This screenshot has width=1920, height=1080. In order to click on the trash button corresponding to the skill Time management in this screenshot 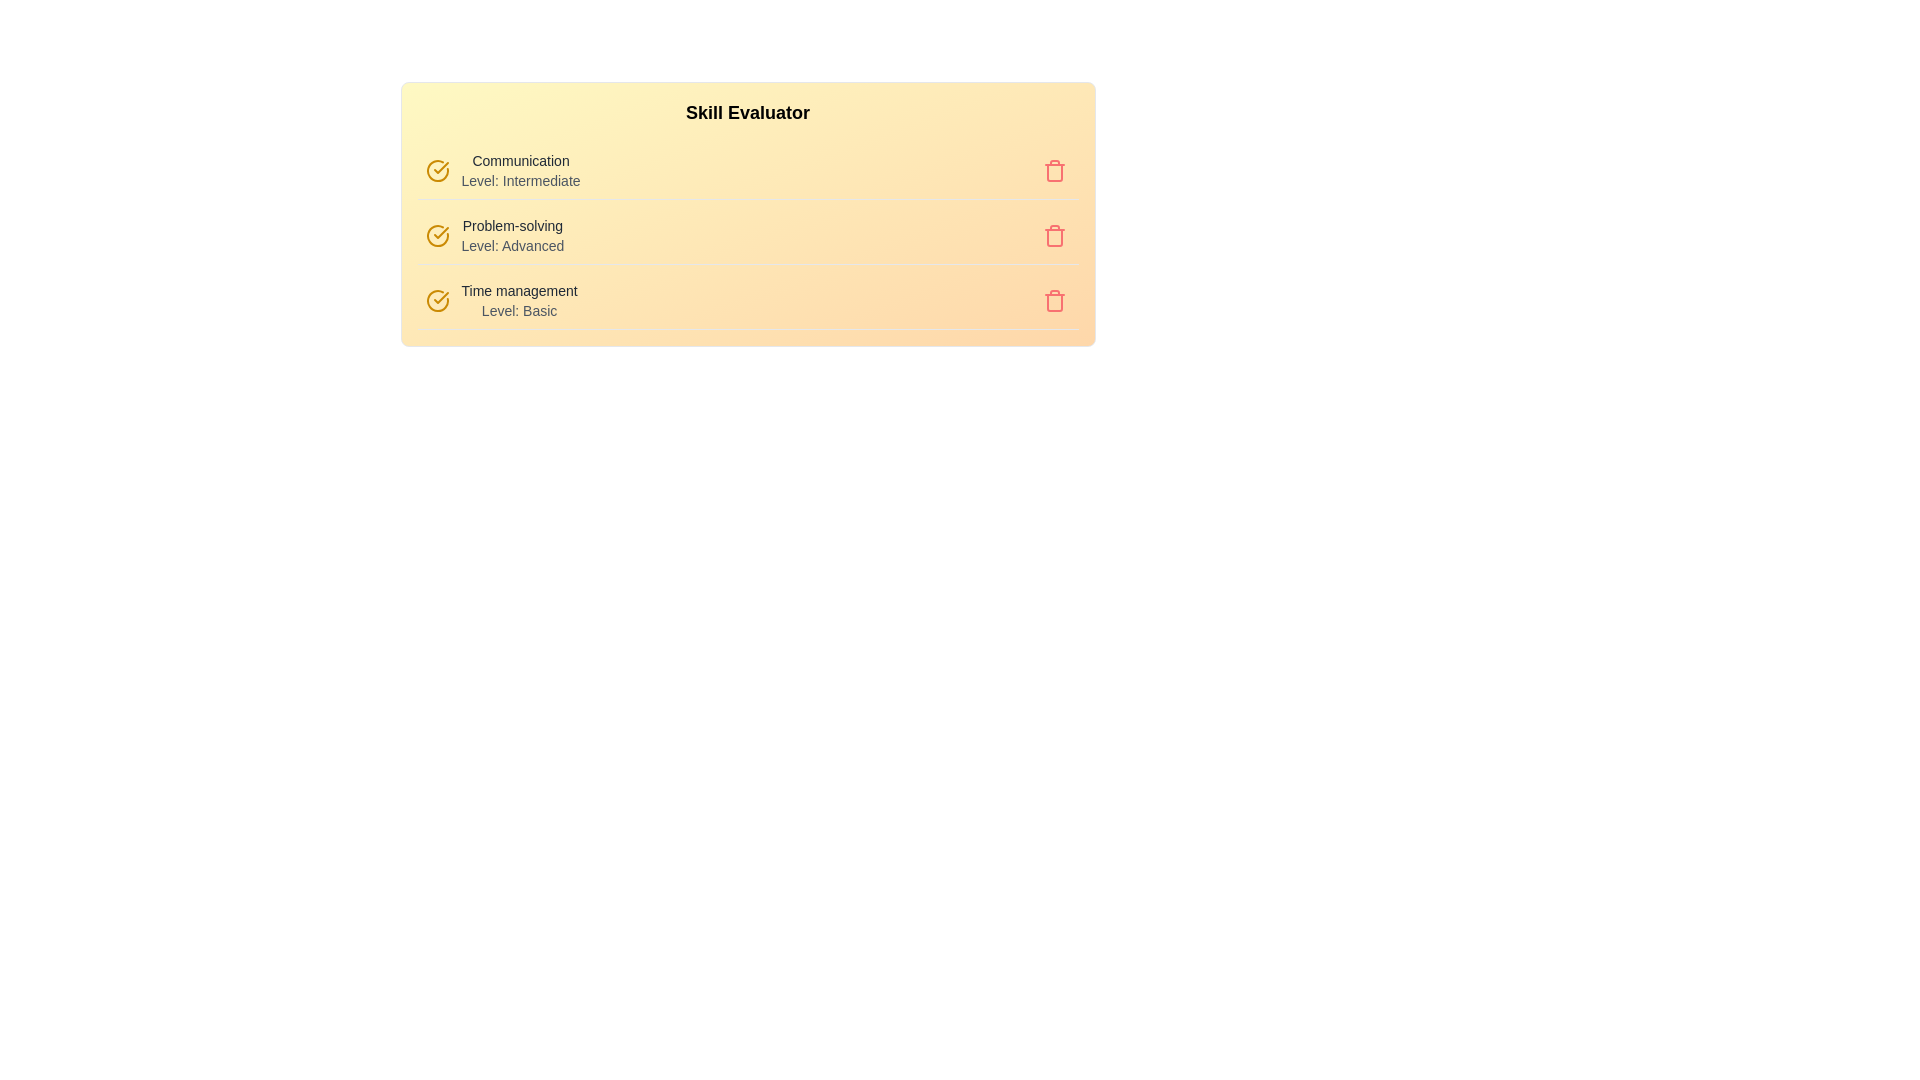, I will do `click(1053, 300)`.